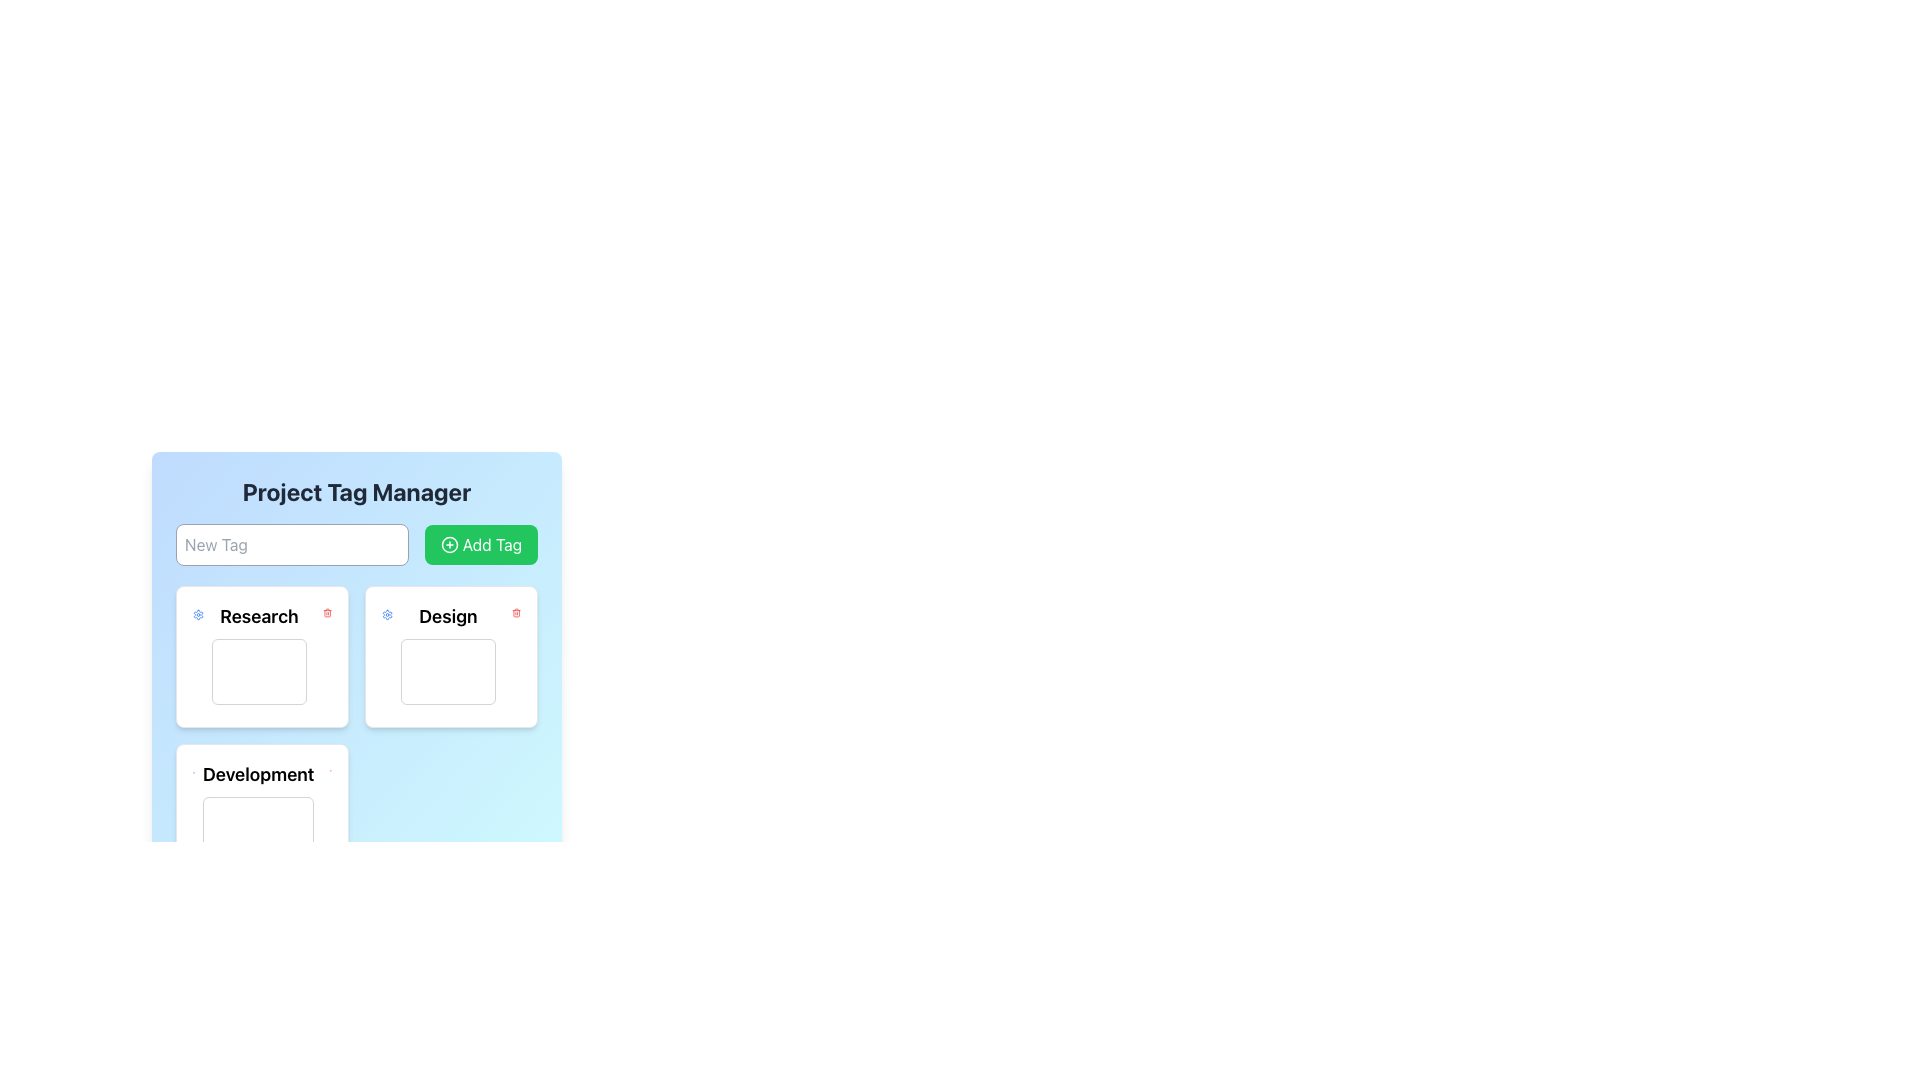 This screenshot has height=1080, width=1920. What do you see at coordinates (198, 613) in the screenshot?
I see `the rounded gear icon button with a blue outline located in the top-left corner of the 'Research' card` at bounding box center [198, 613].